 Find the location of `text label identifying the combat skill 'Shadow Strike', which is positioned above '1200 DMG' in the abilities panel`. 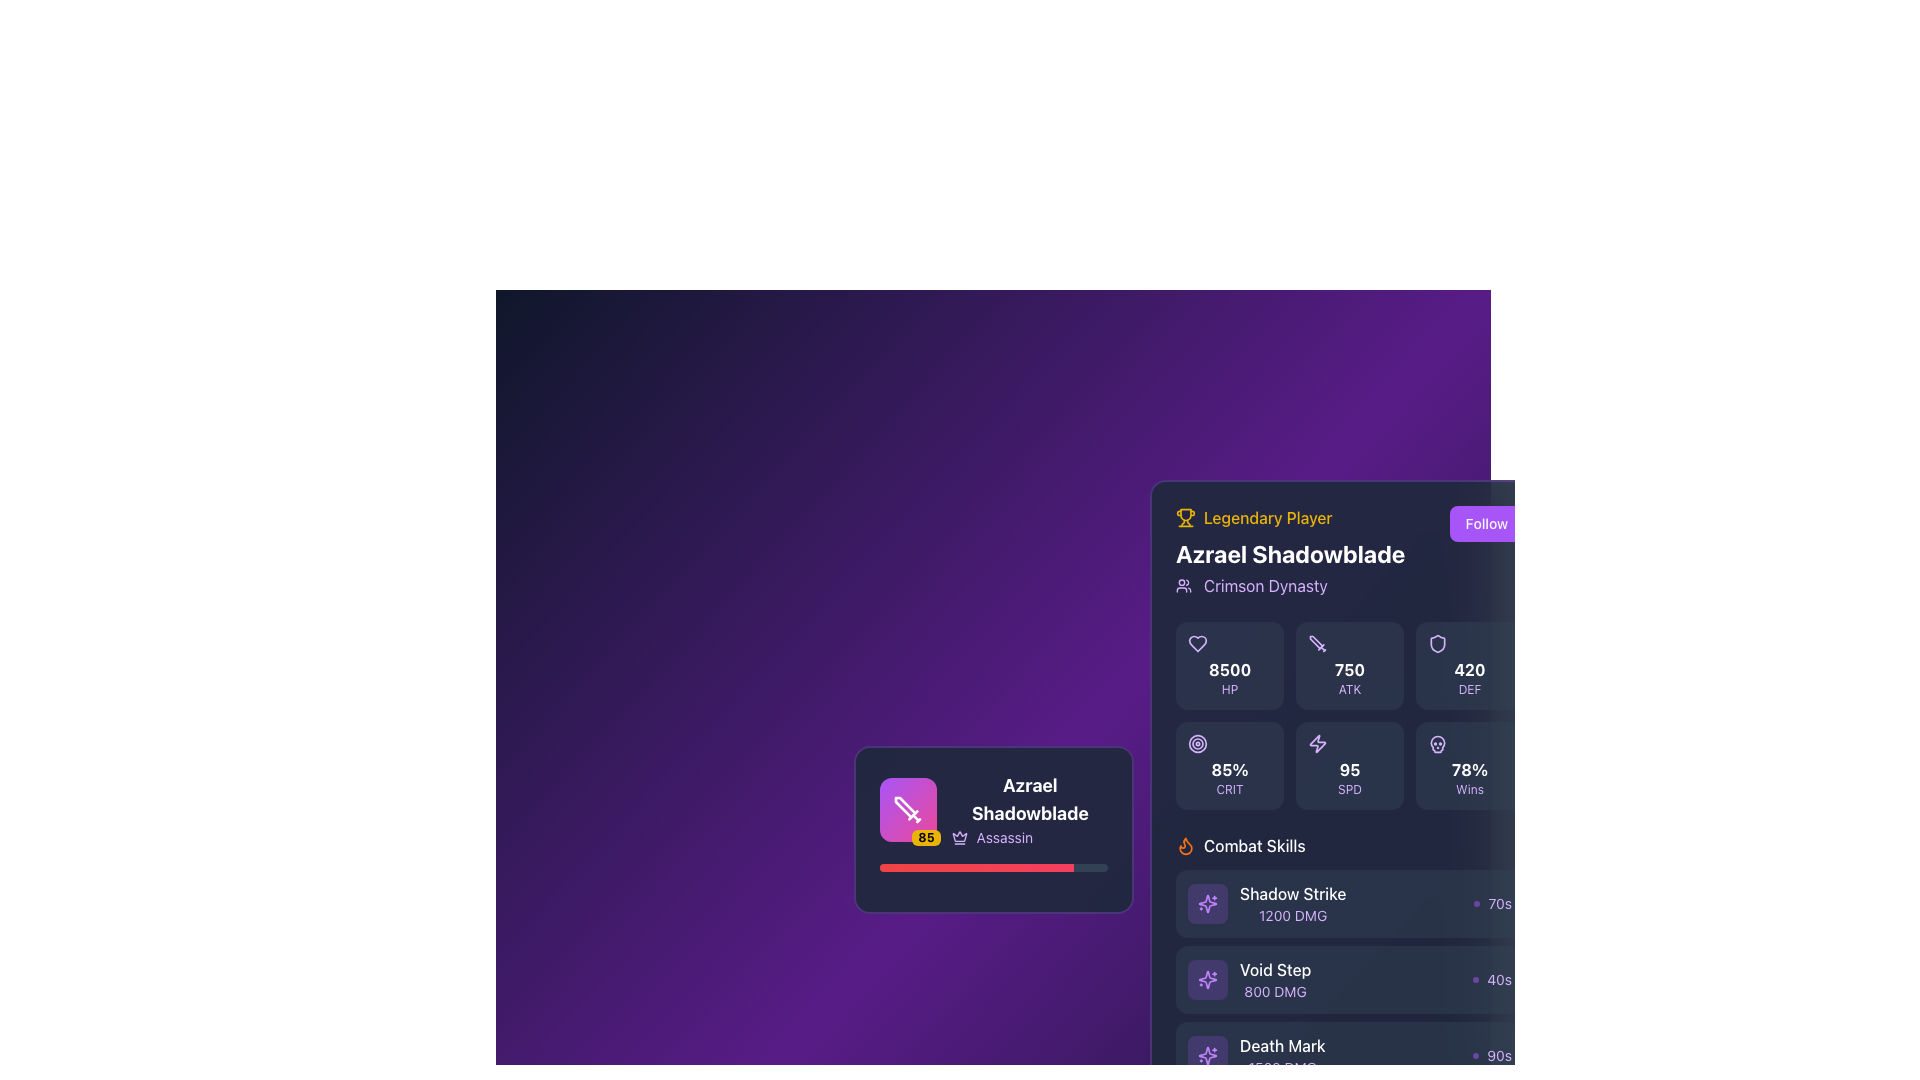

text label identifying the combat skill 'Shadow Strike', which is positioned above '1200 DMG' in the abilities panel is located at coordinates (1292, 893).